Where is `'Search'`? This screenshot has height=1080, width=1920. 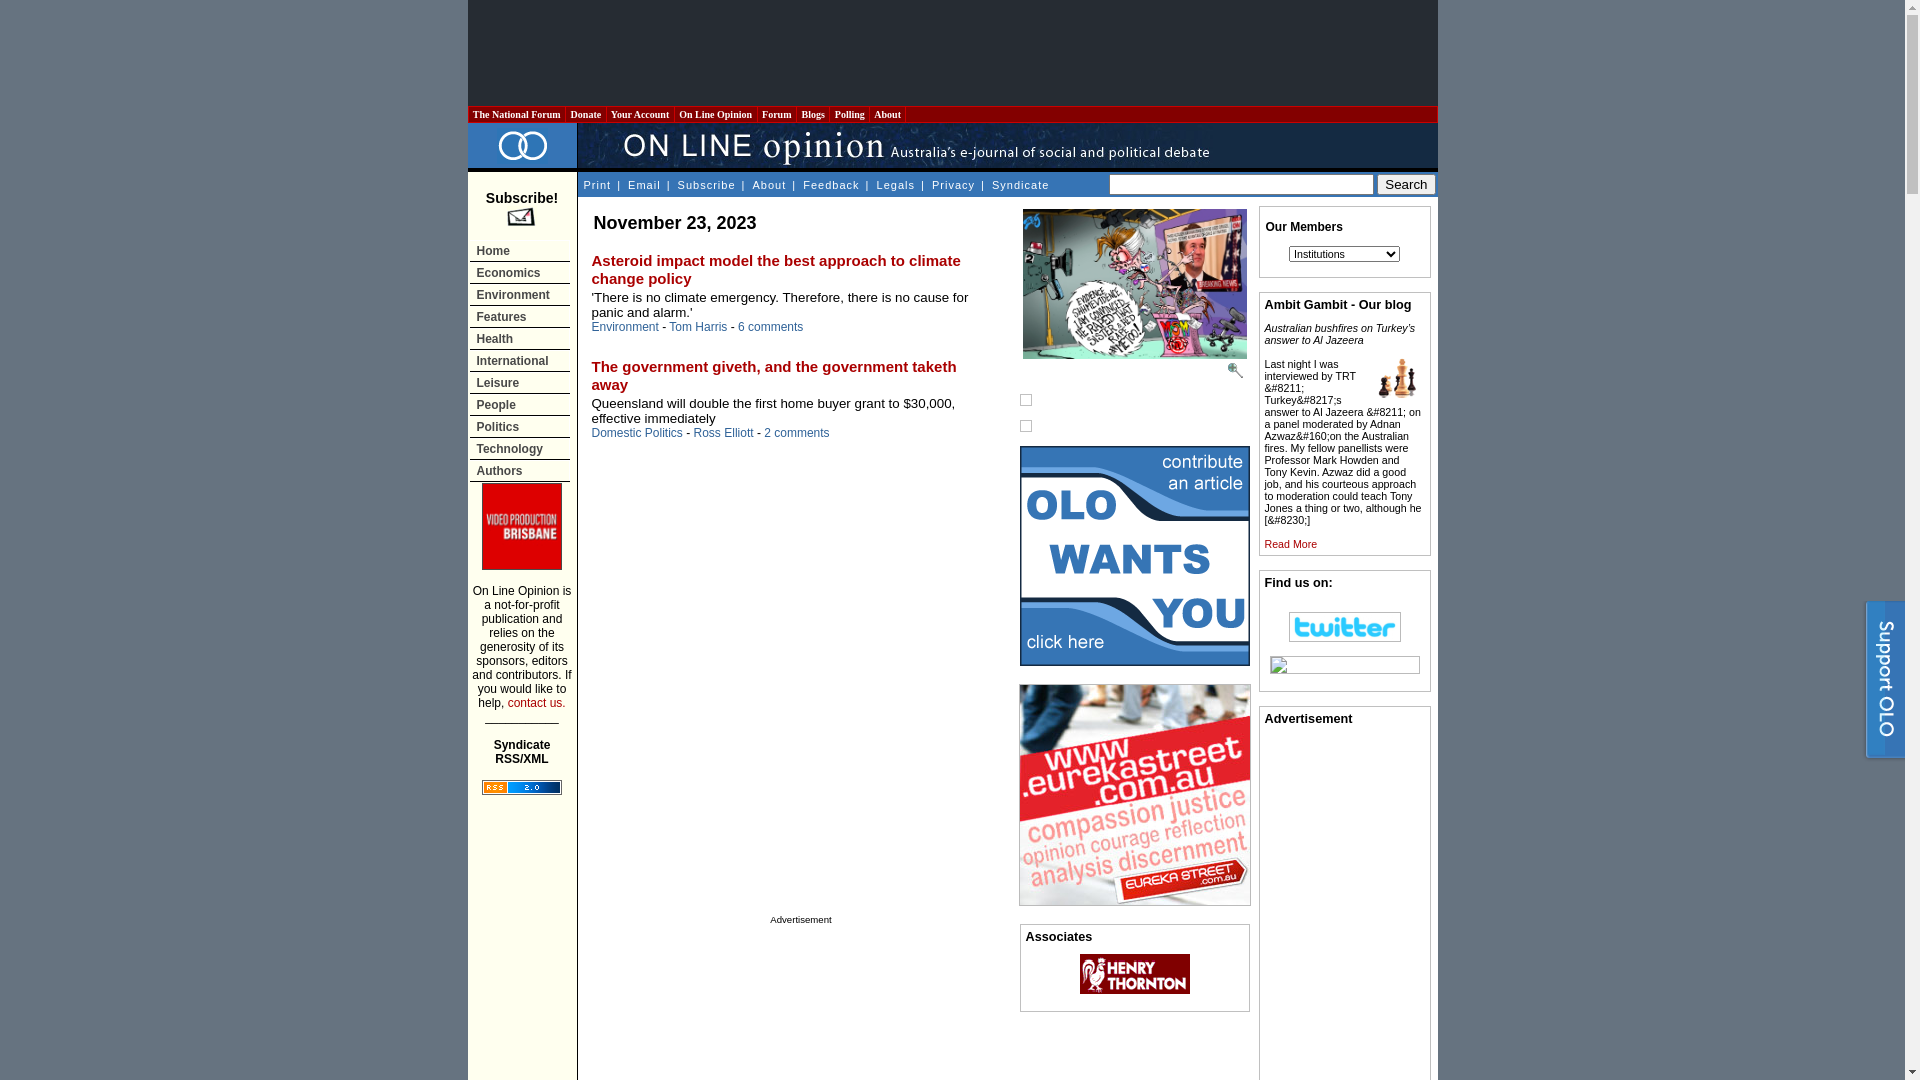 'Search' is located at coordinates (1376, 184).